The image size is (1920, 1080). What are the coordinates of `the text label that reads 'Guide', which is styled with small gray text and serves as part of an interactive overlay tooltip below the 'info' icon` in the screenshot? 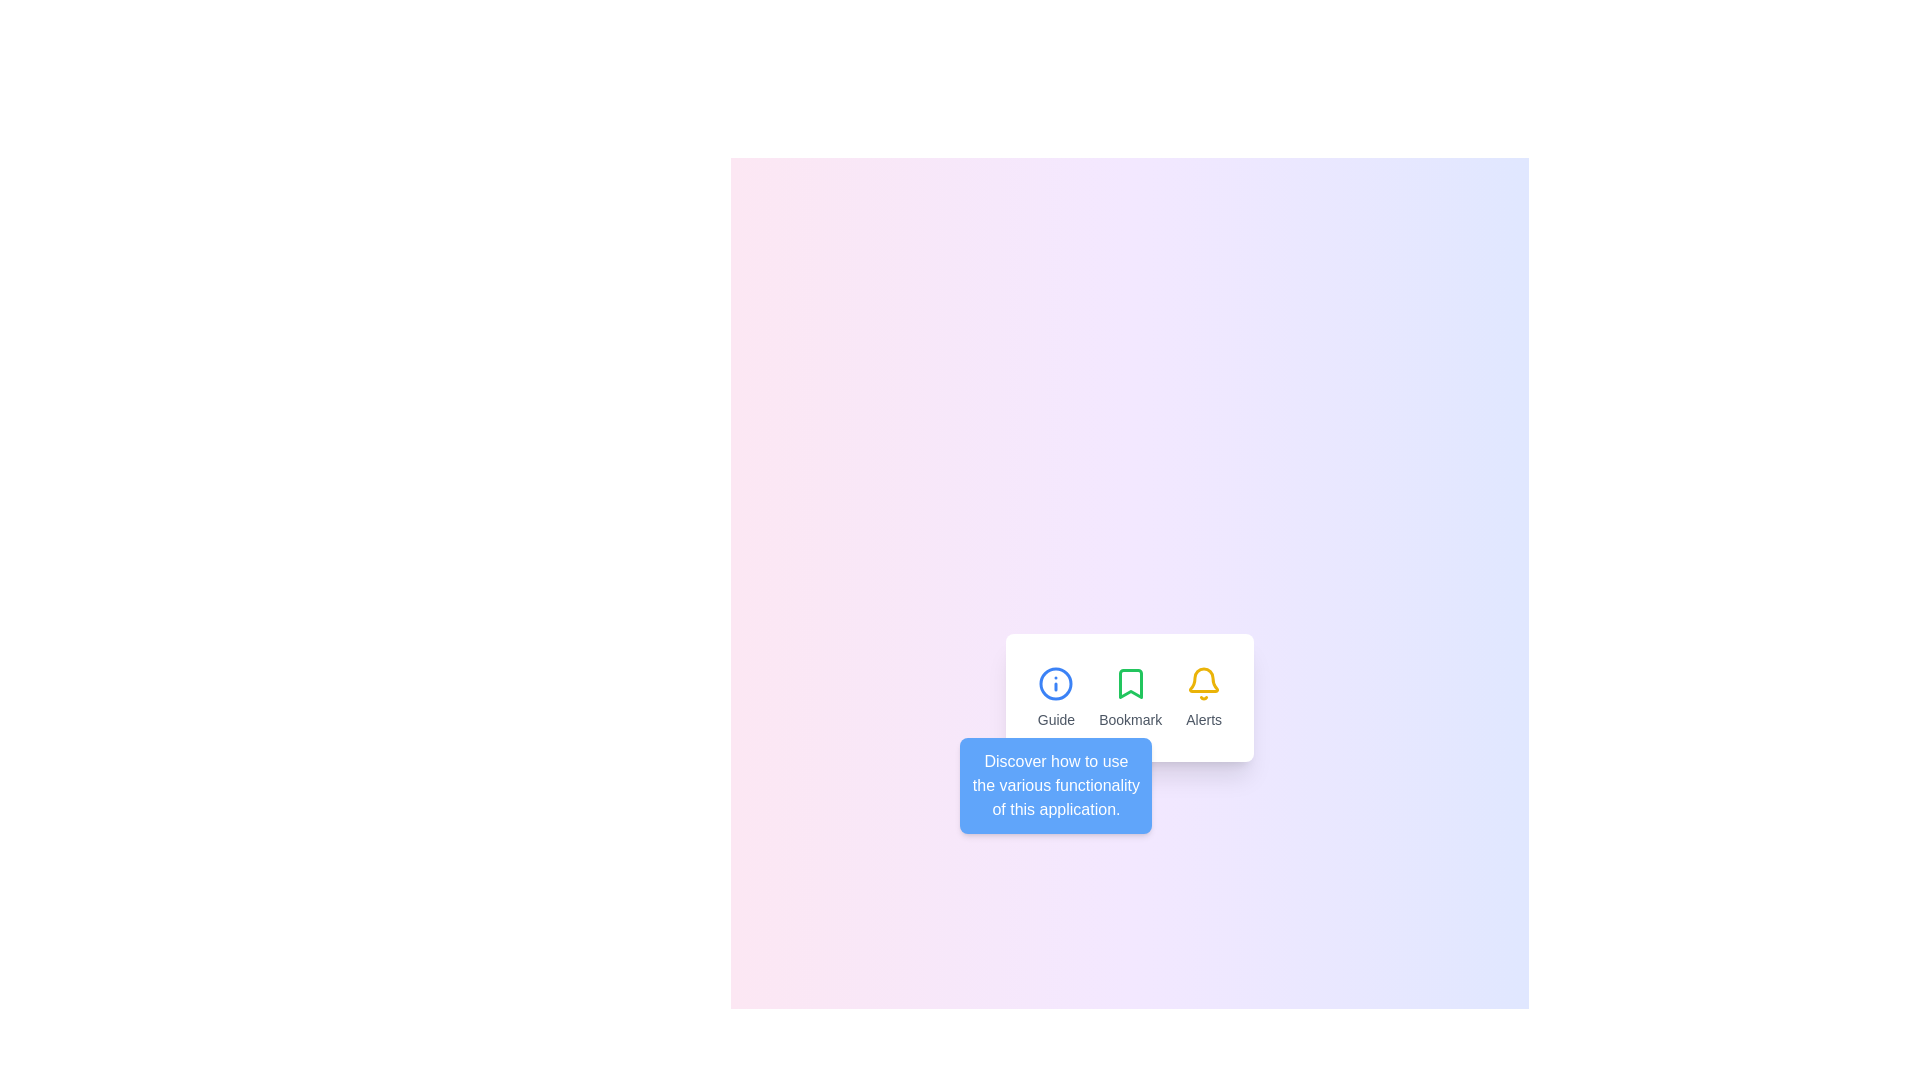 It's located at (1055, 720).